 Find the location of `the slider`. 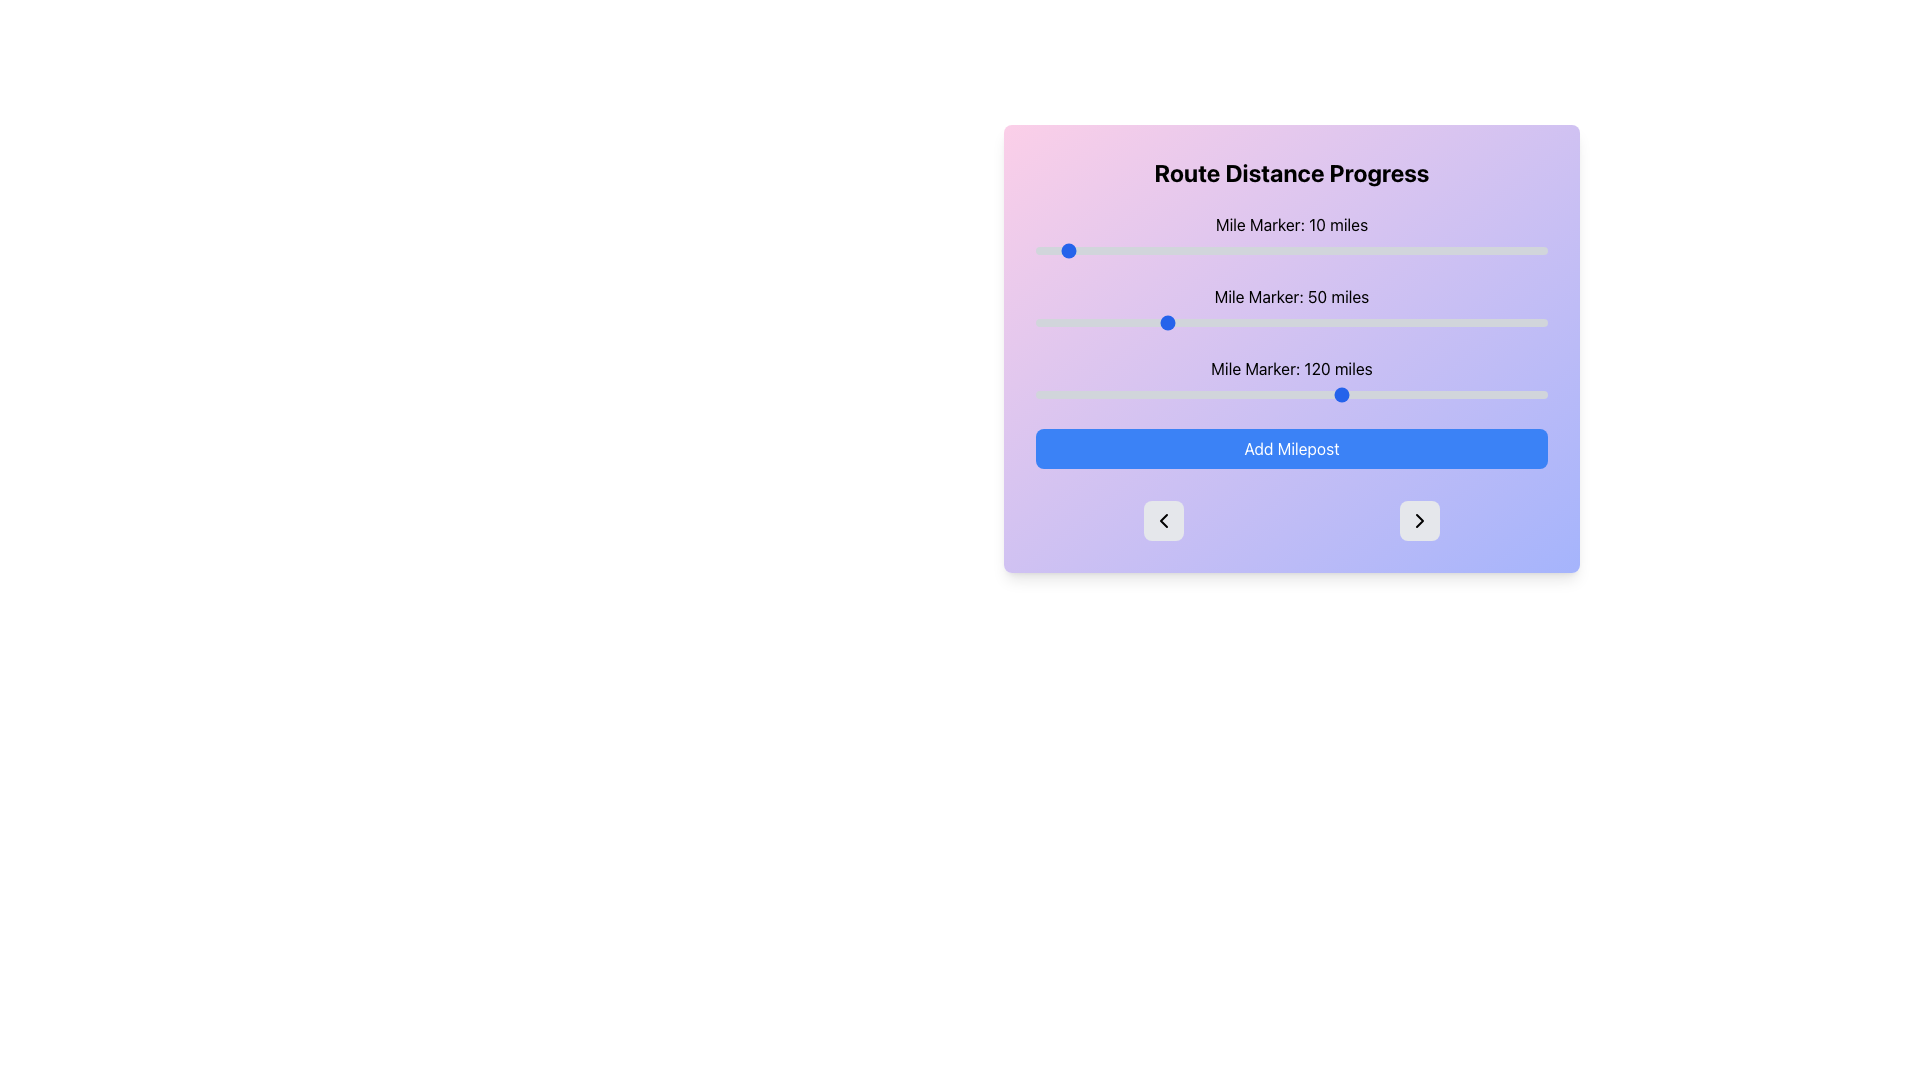

the slider is located at coordinates (1038, 249).